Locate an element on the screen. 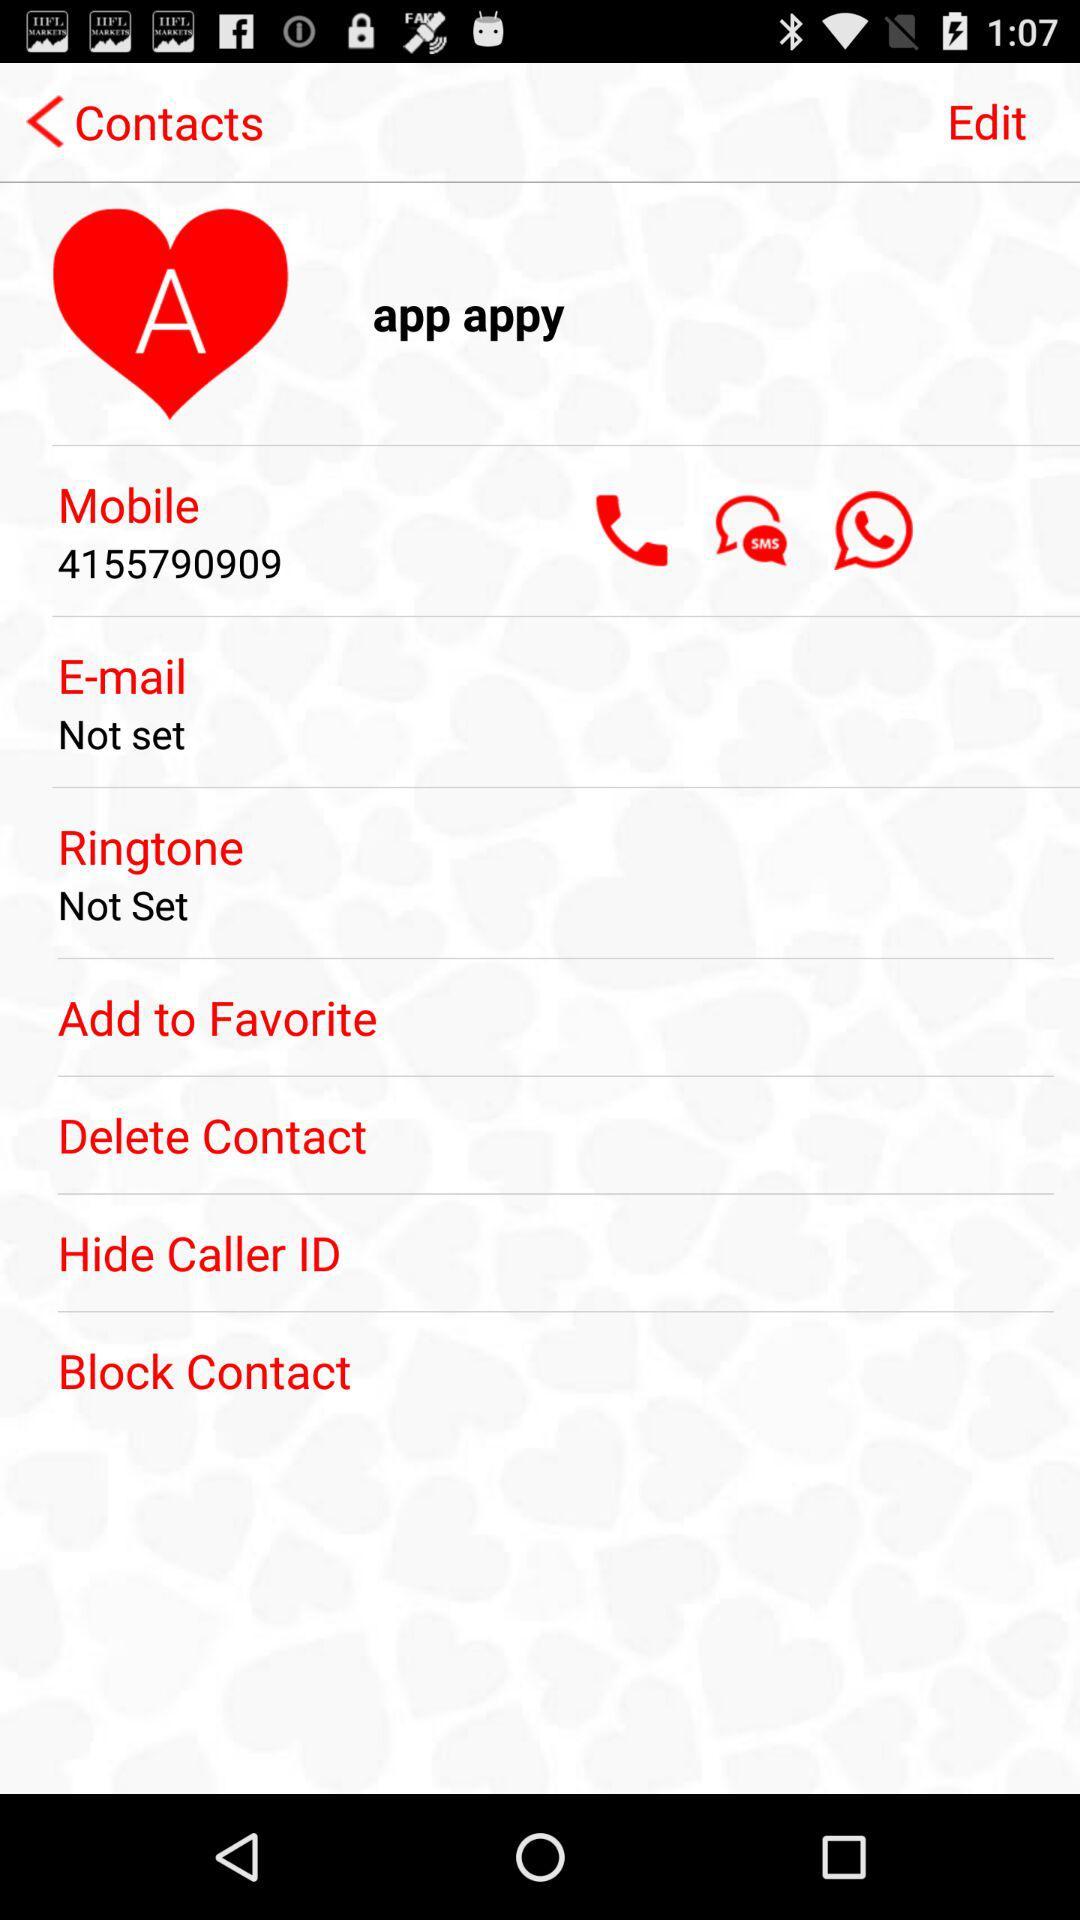 The width and height of the screenshot is (1080, 1920). send a message is located at coordinates (752, 530).